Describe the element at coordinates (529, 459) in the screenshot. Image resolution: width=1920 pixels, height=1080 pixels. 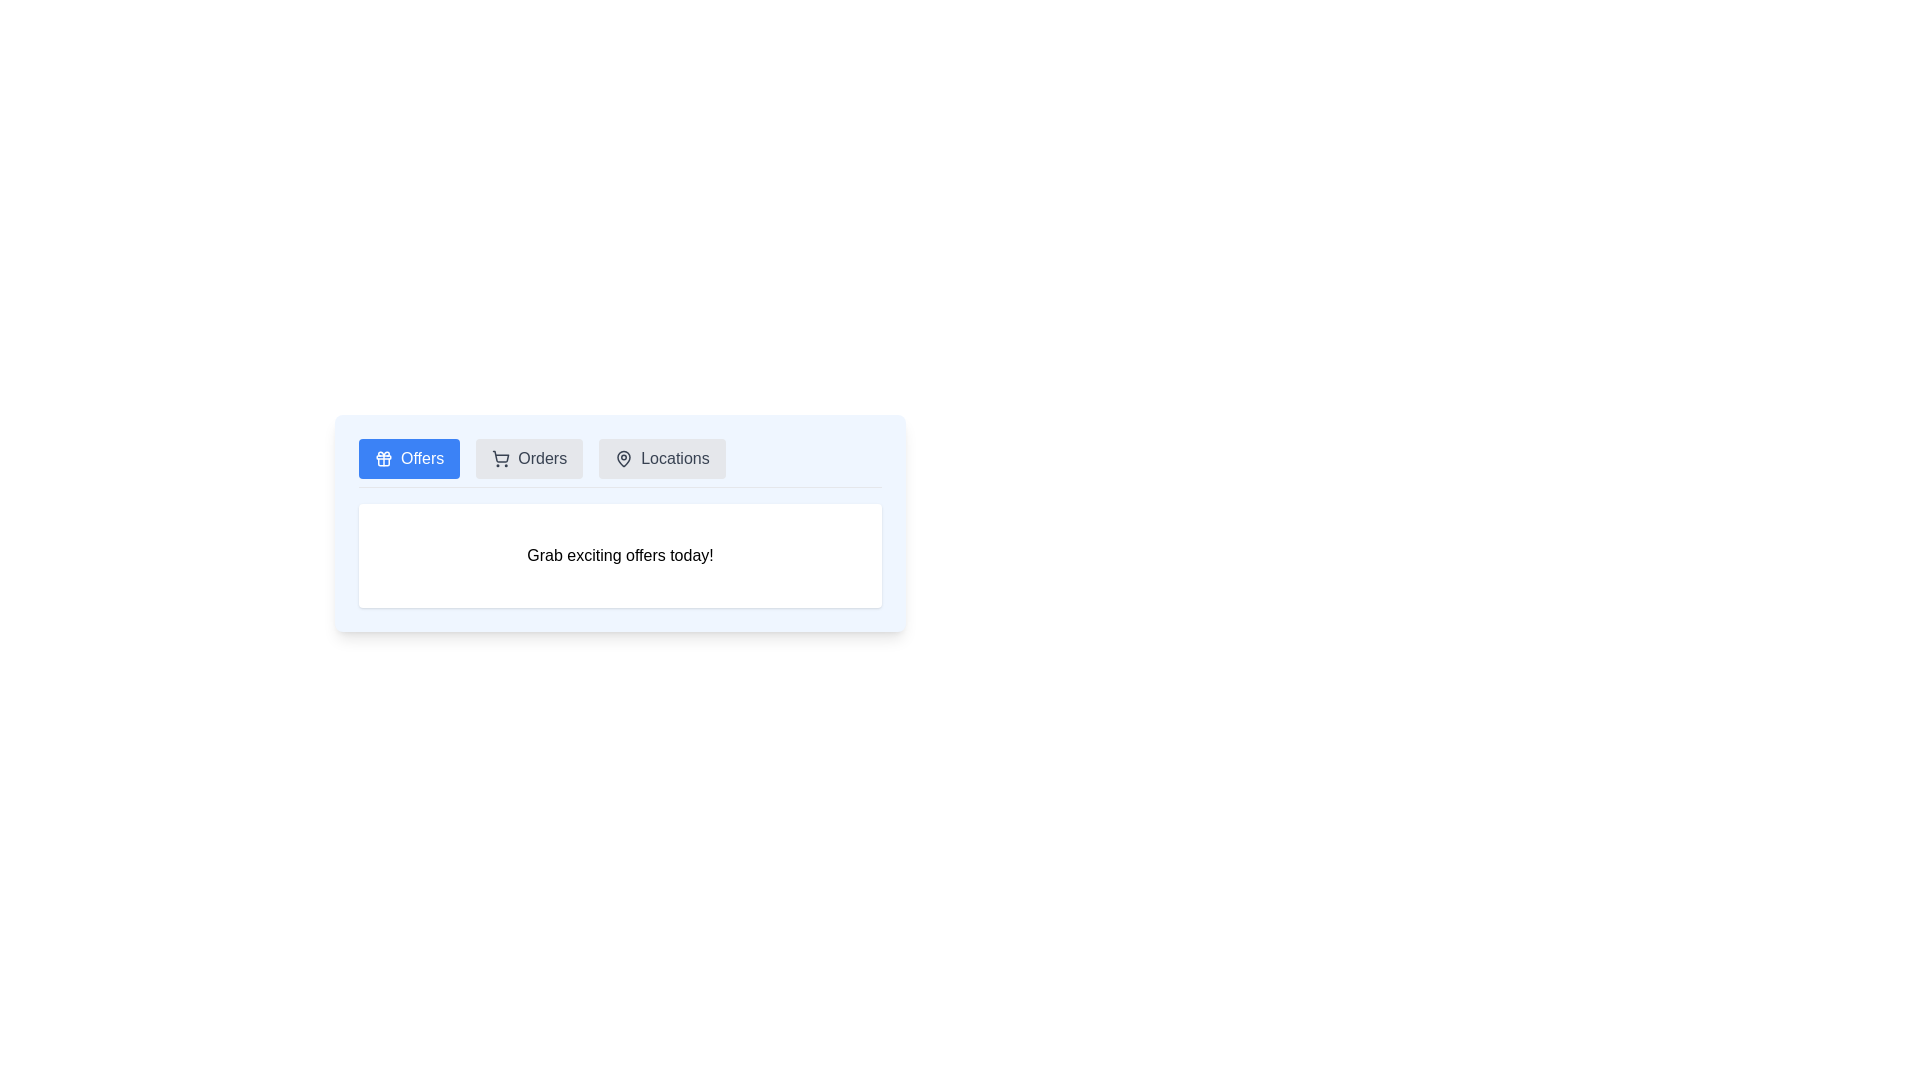
I see `the tab labeled Orders` at that location.